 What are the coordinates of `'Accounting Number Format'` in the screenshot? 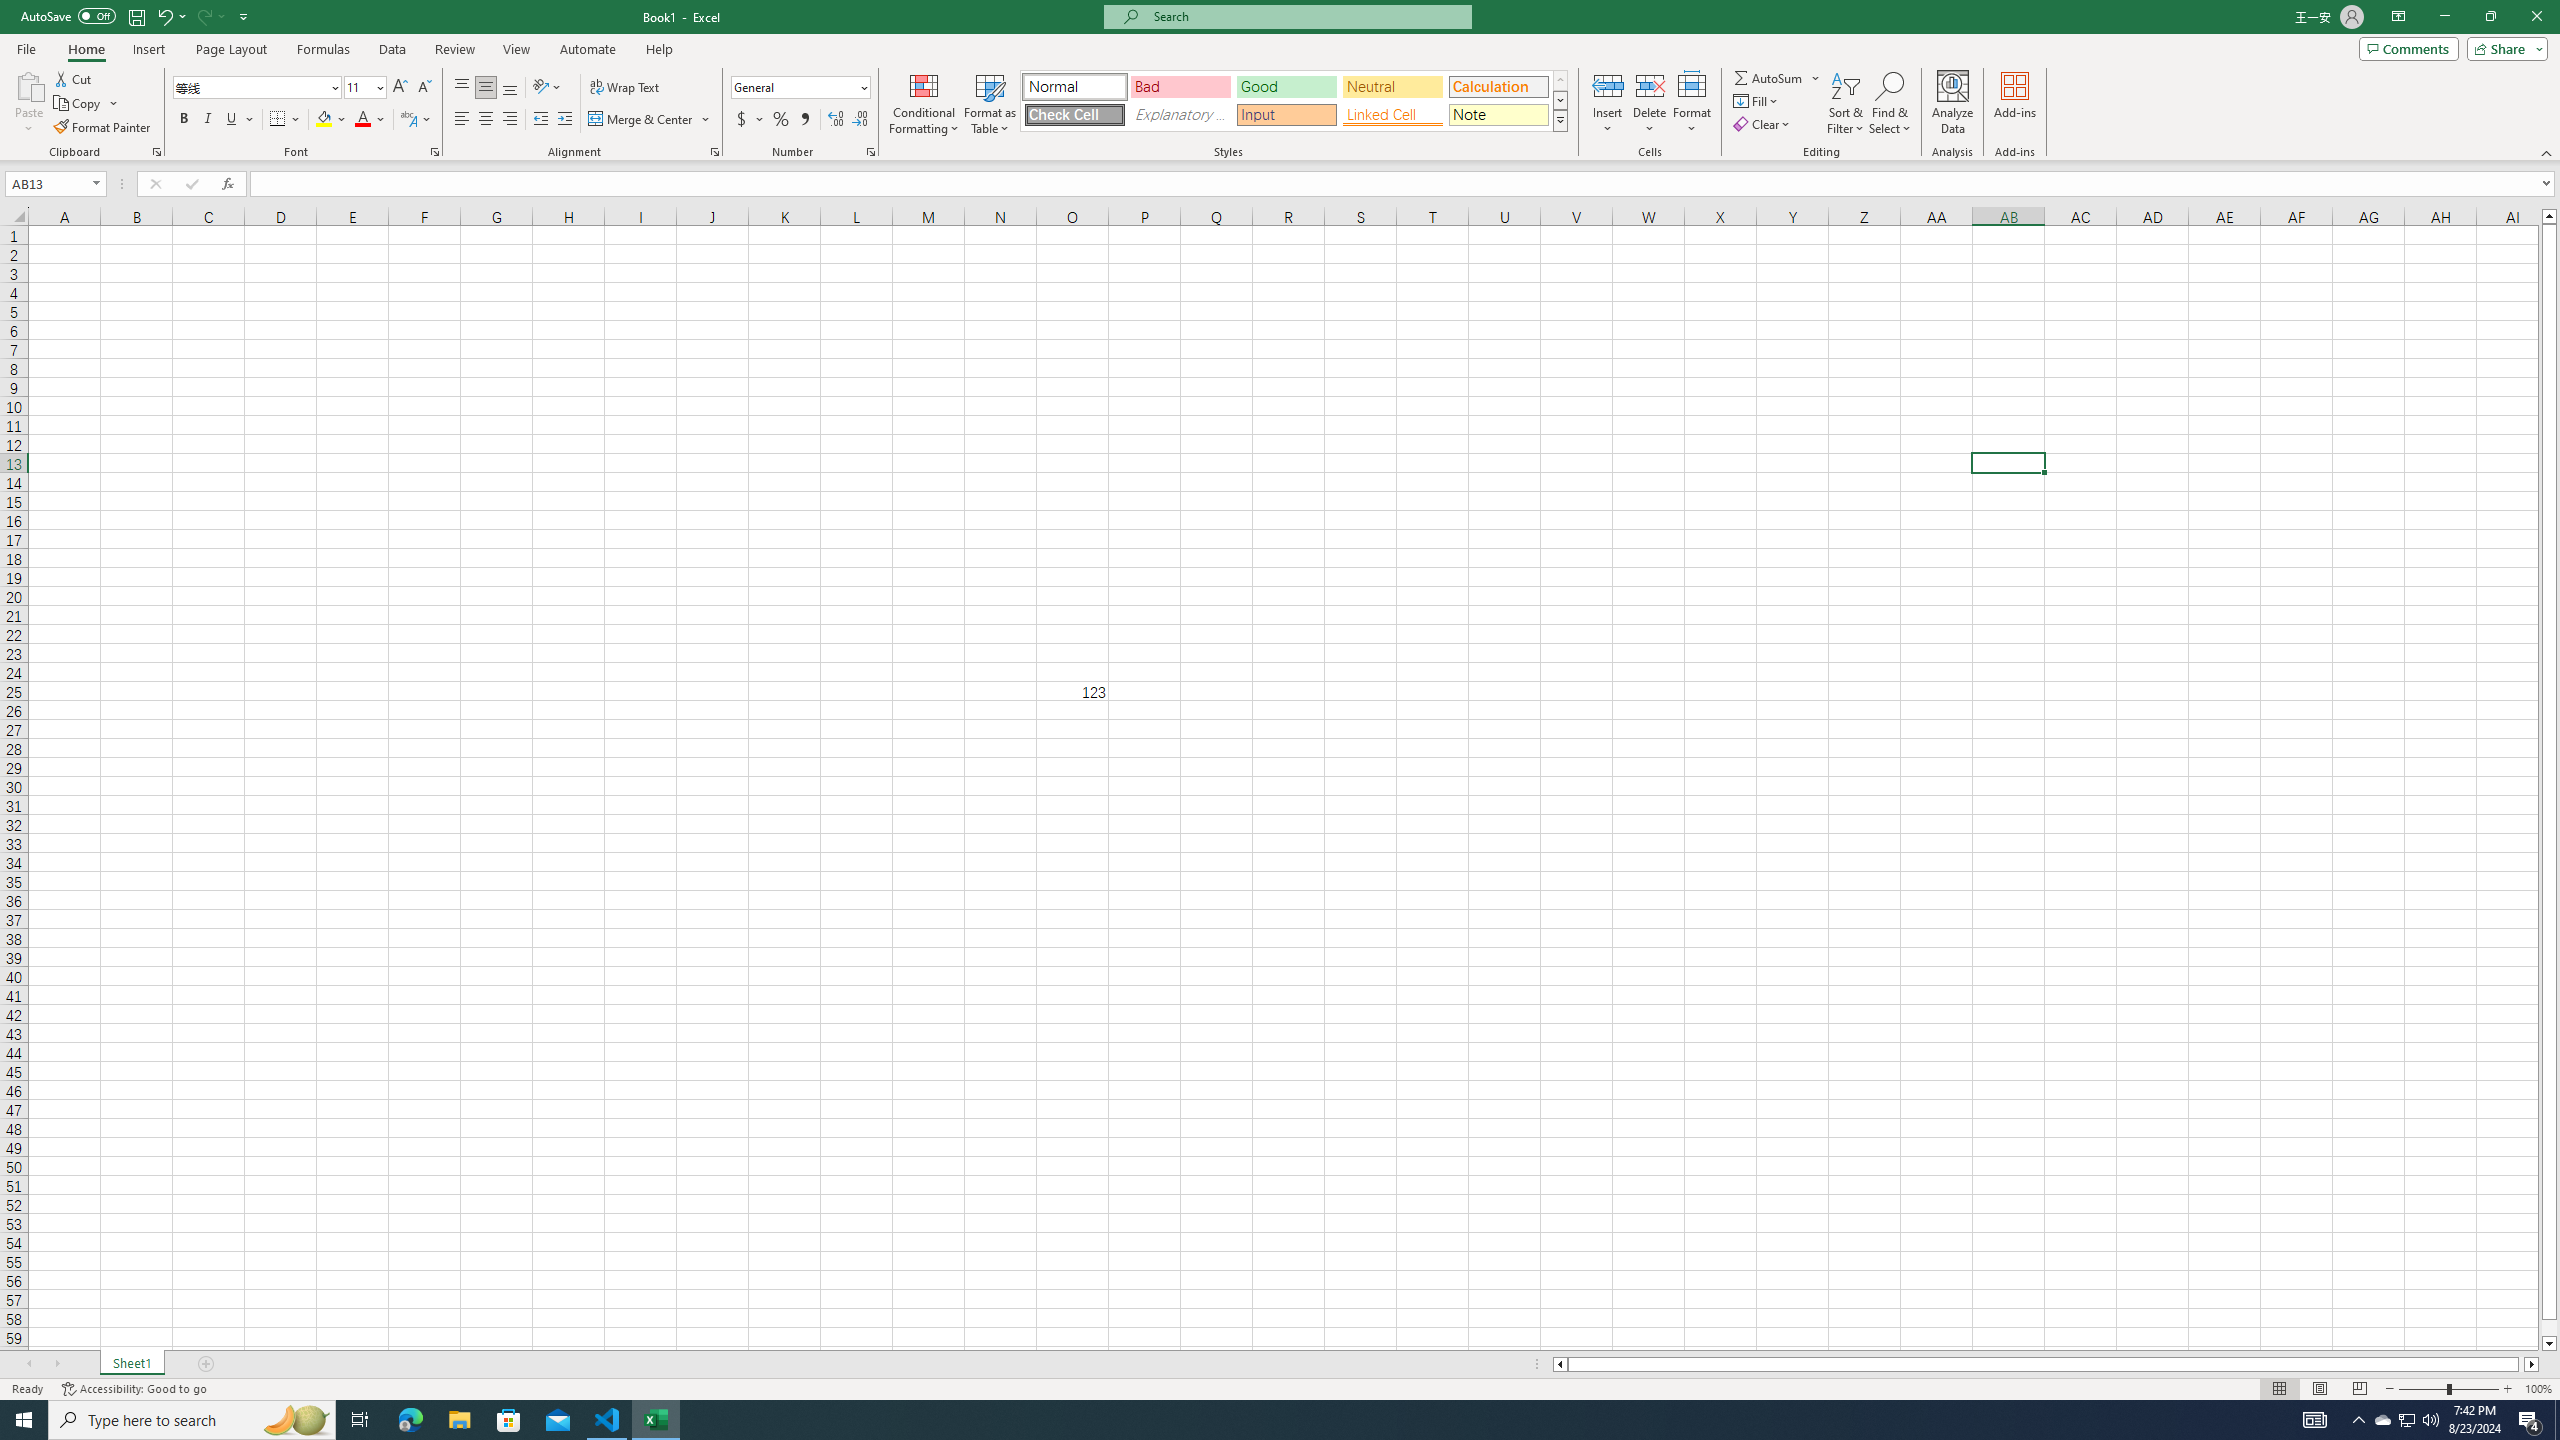 It's located at (741, 118).